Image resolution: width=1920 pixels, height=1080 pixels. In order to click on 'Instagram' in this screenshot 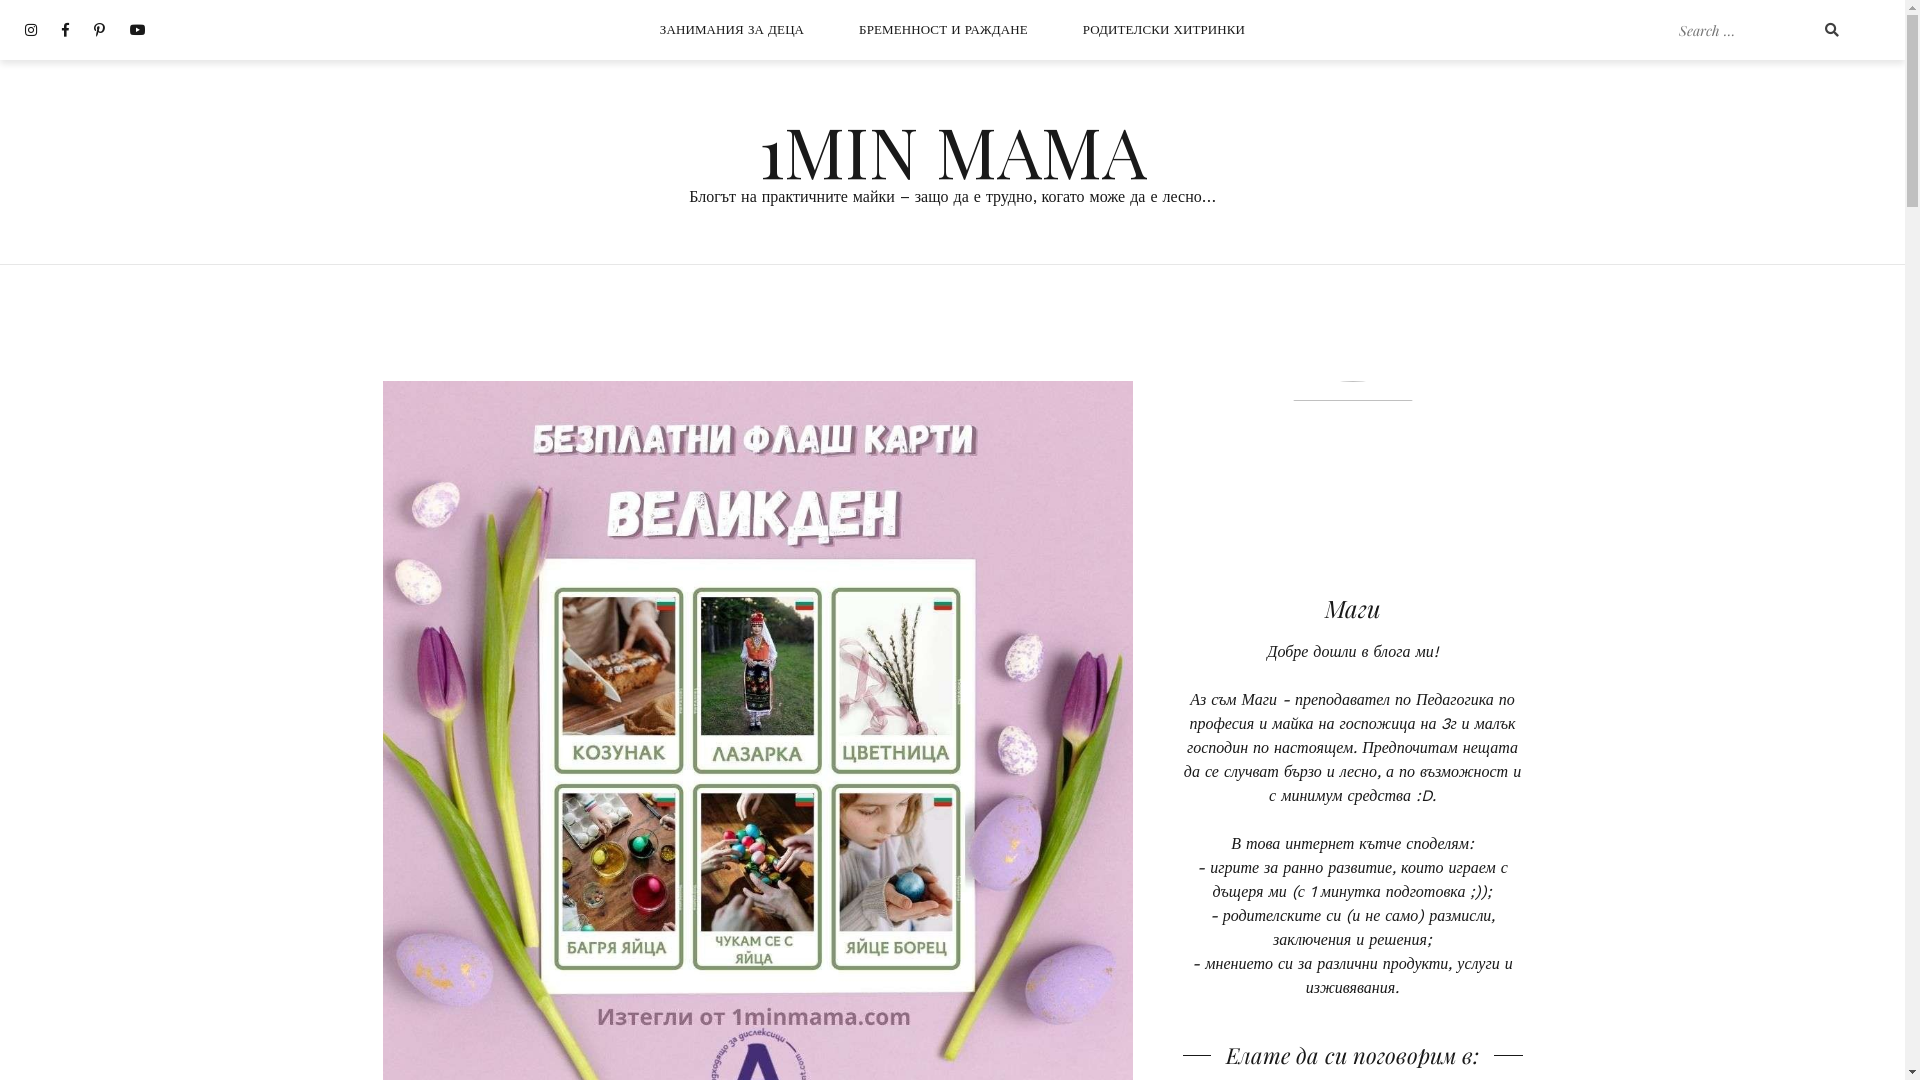, I will do `click(30, 30)`.